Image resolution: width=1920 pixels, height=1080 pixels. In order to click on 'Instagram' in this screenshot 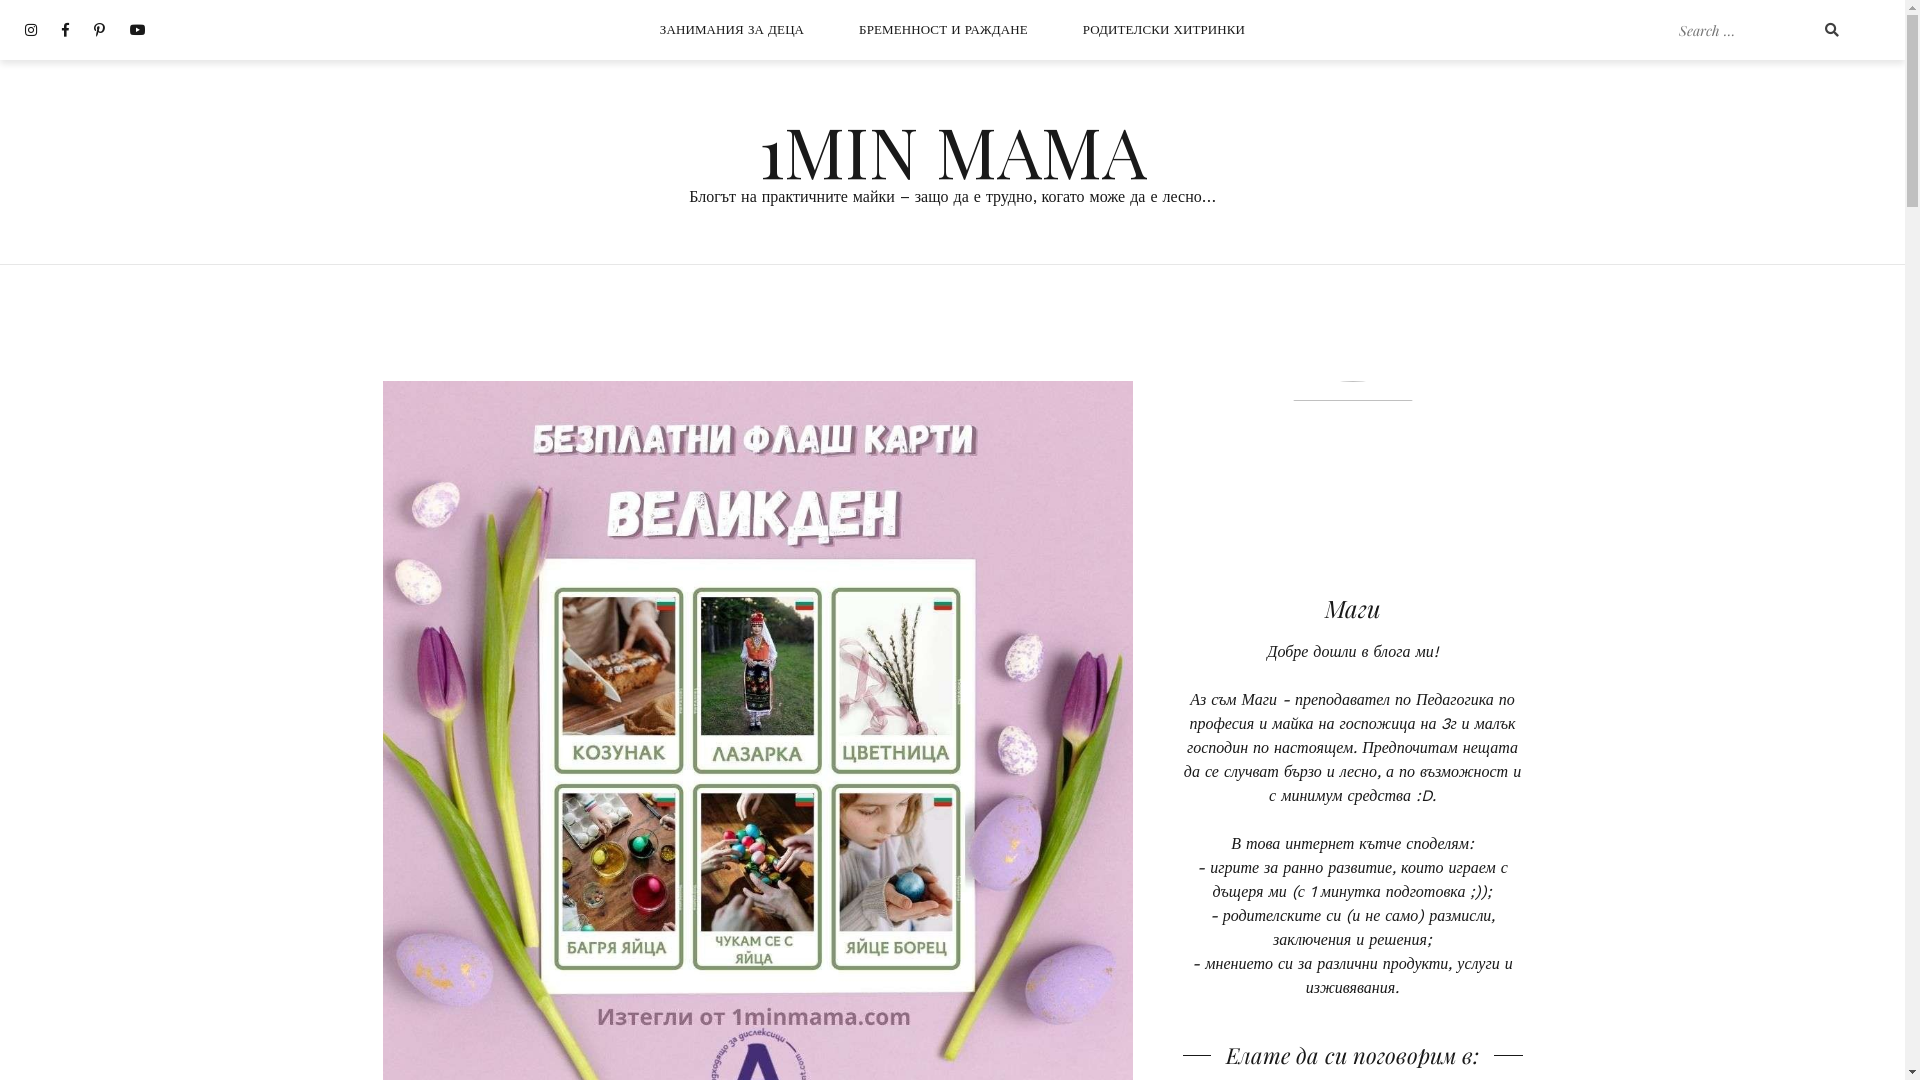, I will do `click(30, 30)`.